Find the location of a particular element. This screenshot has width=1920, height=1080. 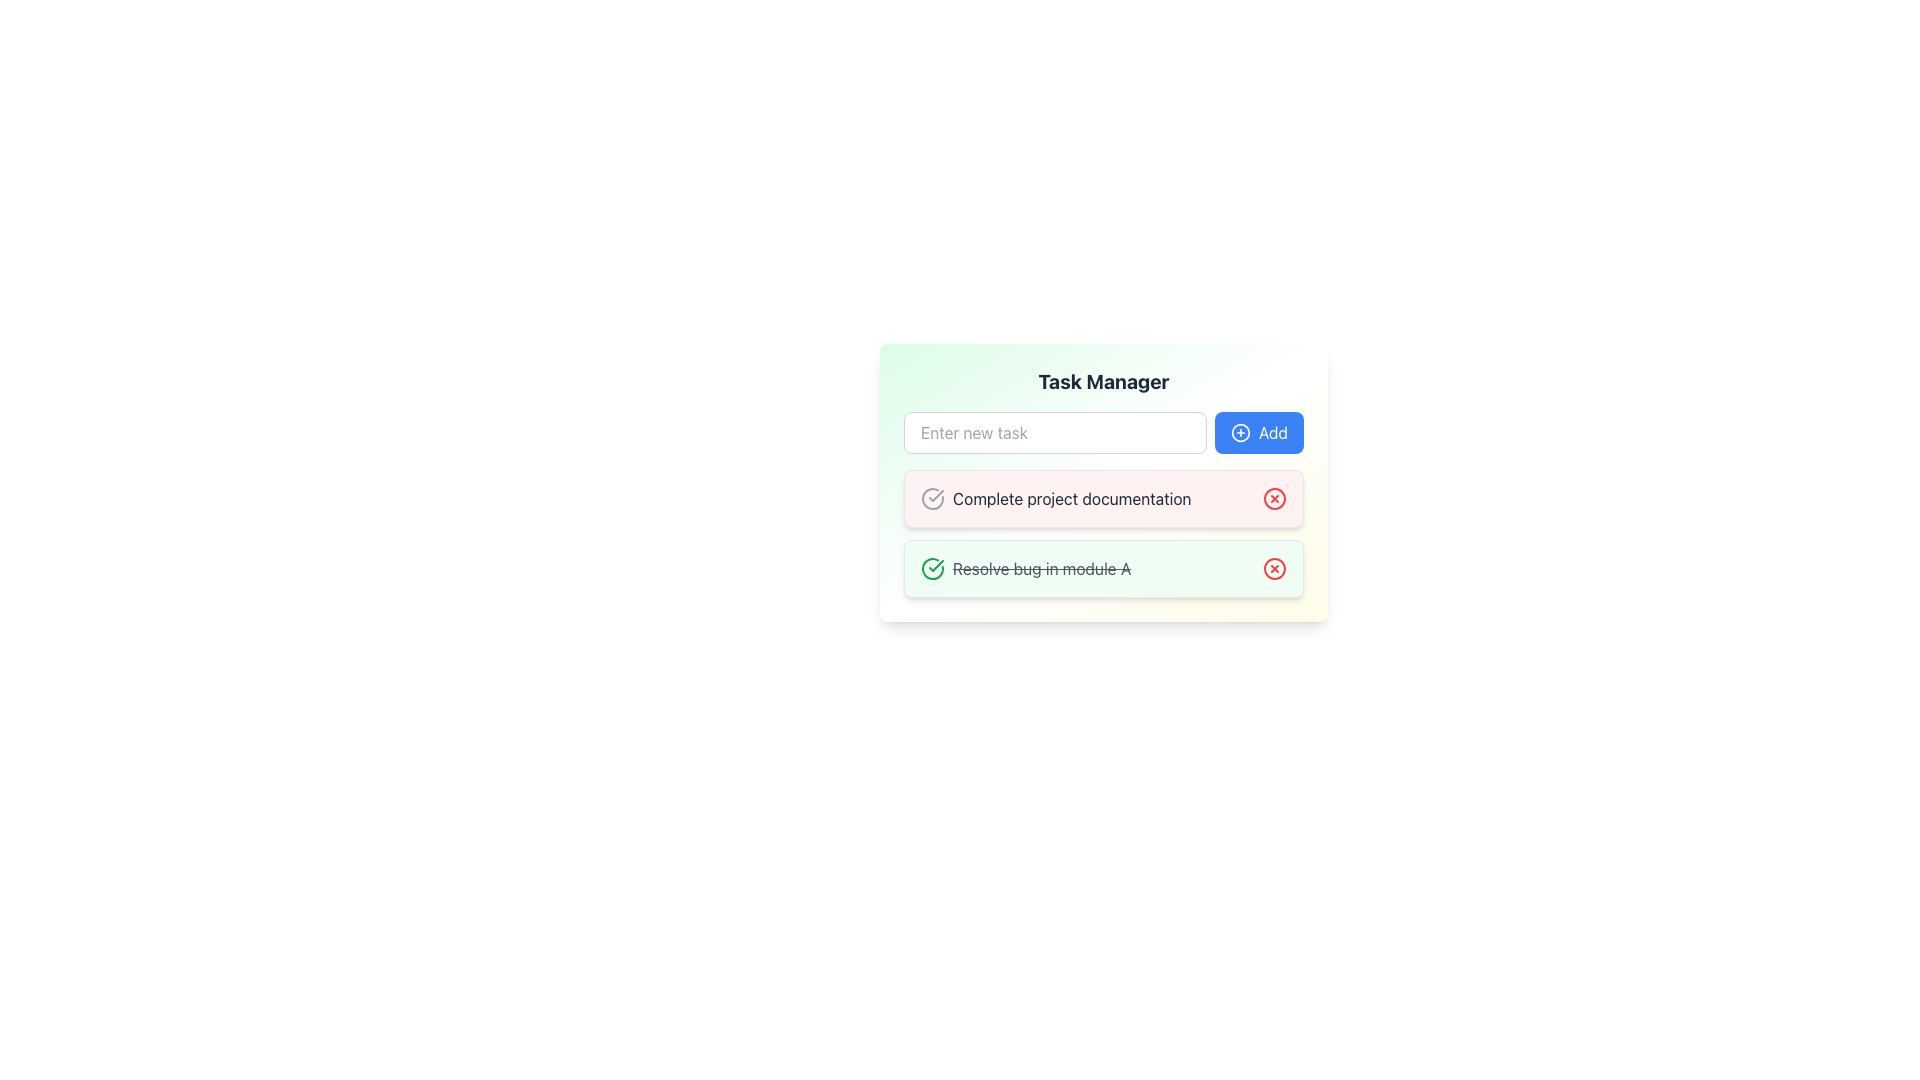

the text element displaying 'Complete project documentation' in dark gray within the task management interface, located in the second row of the task list is located at coordinates (1071, 497).